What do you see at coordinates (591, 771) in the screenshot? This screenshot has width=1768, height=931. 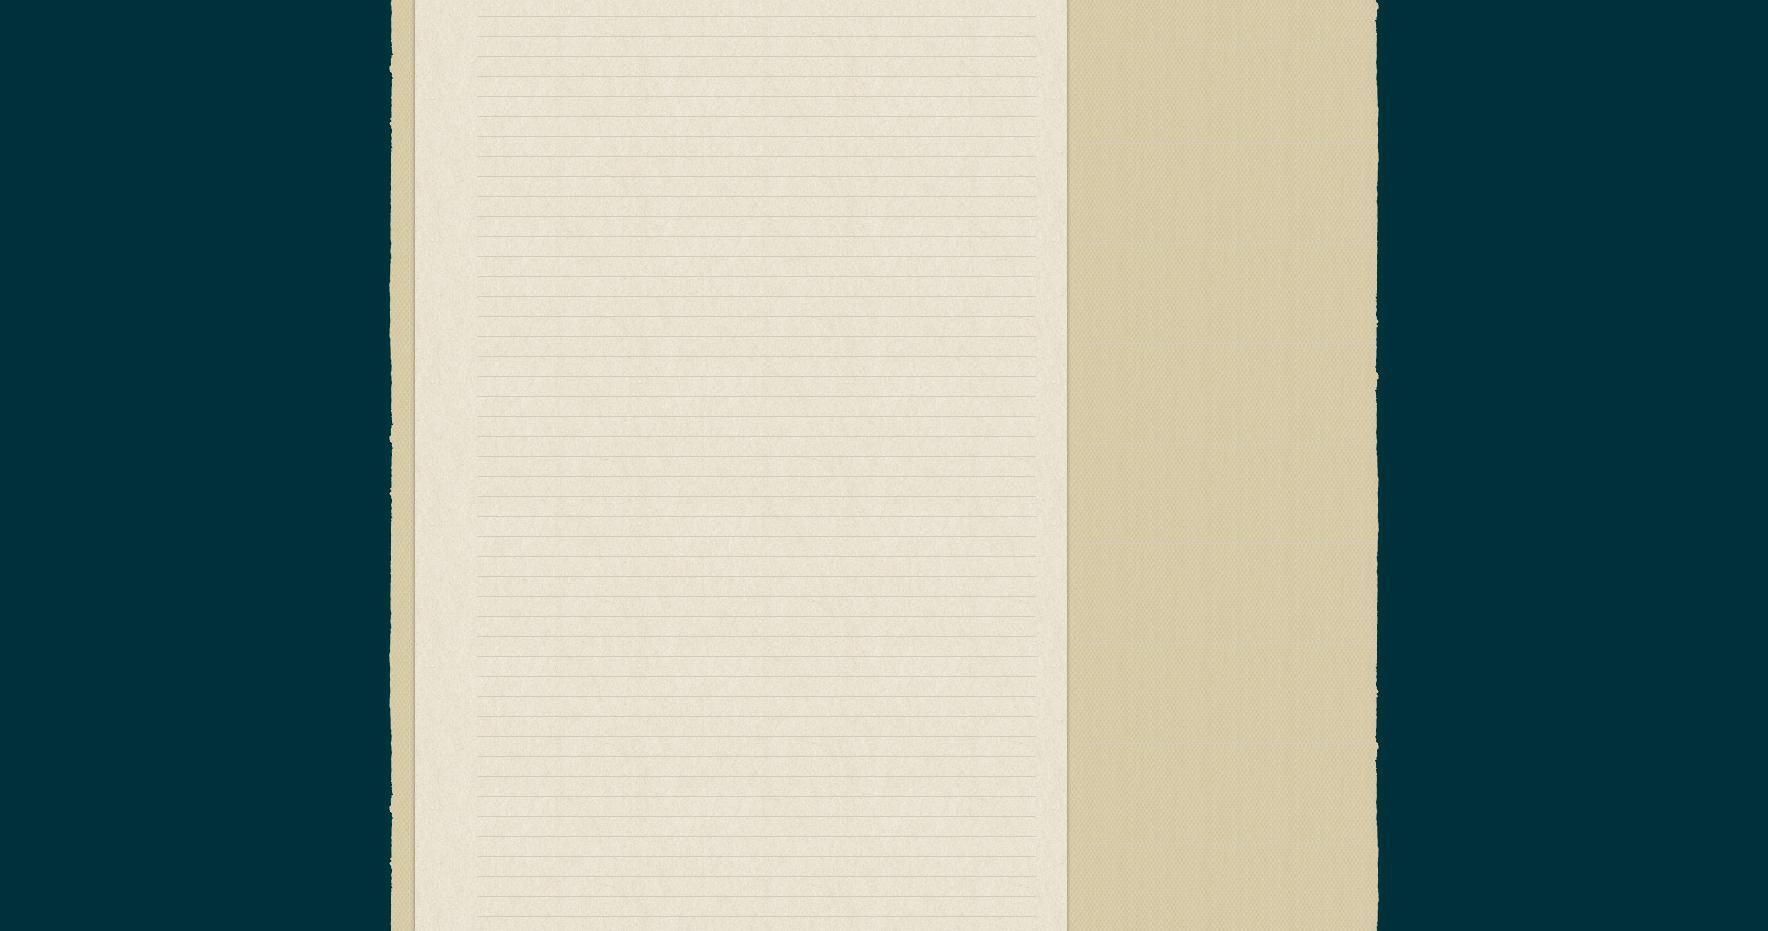 I see `'still performs with Susan and Paul as'` at bounding box center [591, 771].